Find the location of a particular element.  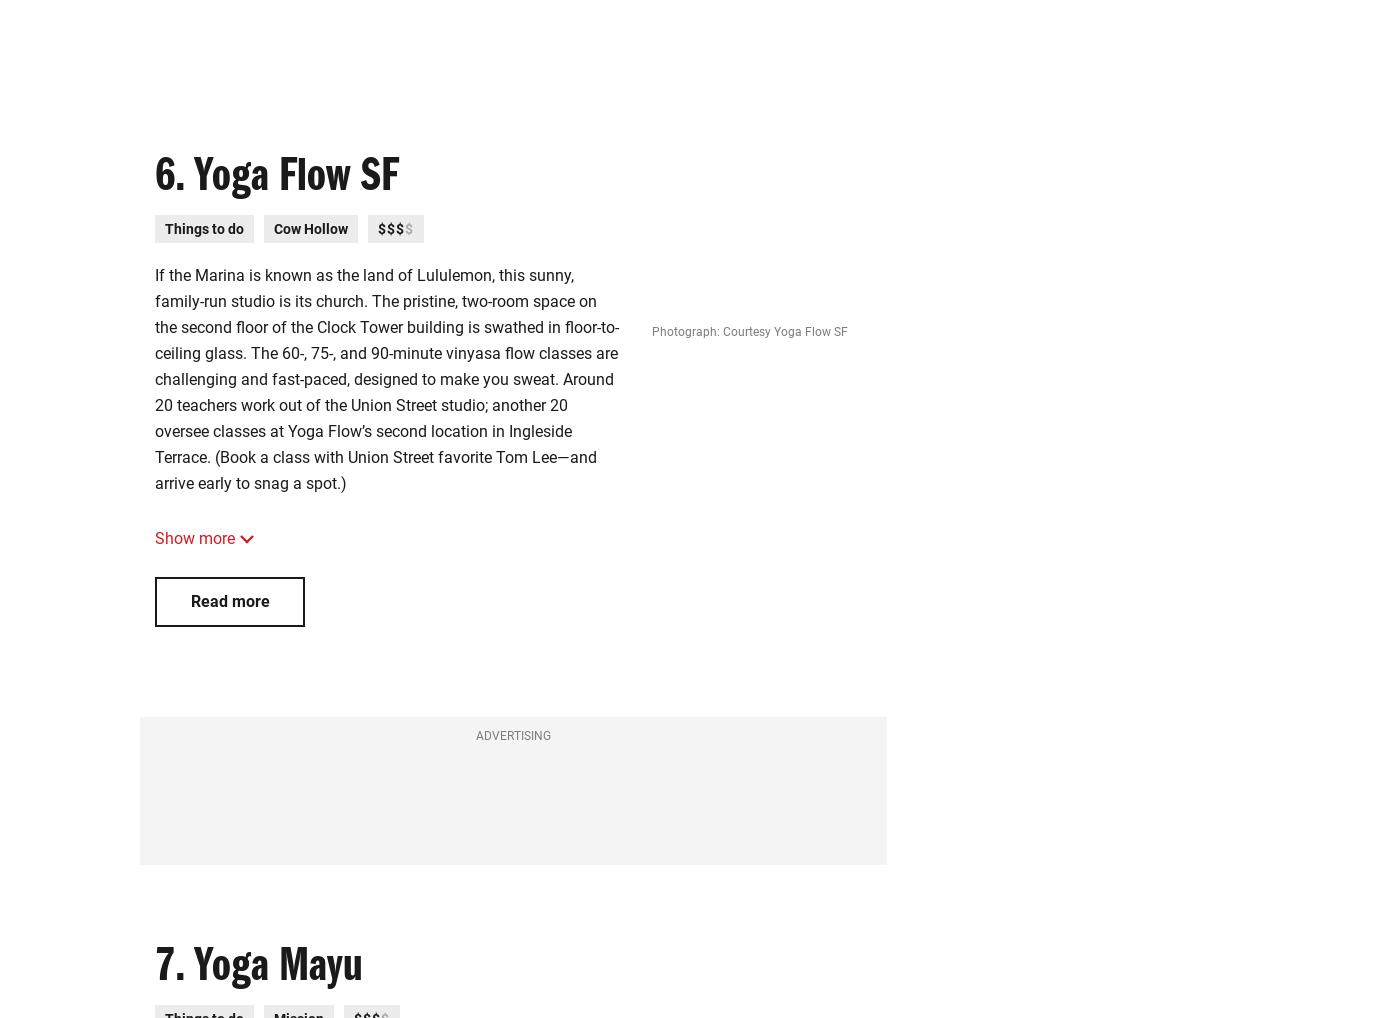

'6.' is located at coordinates (170, 181).